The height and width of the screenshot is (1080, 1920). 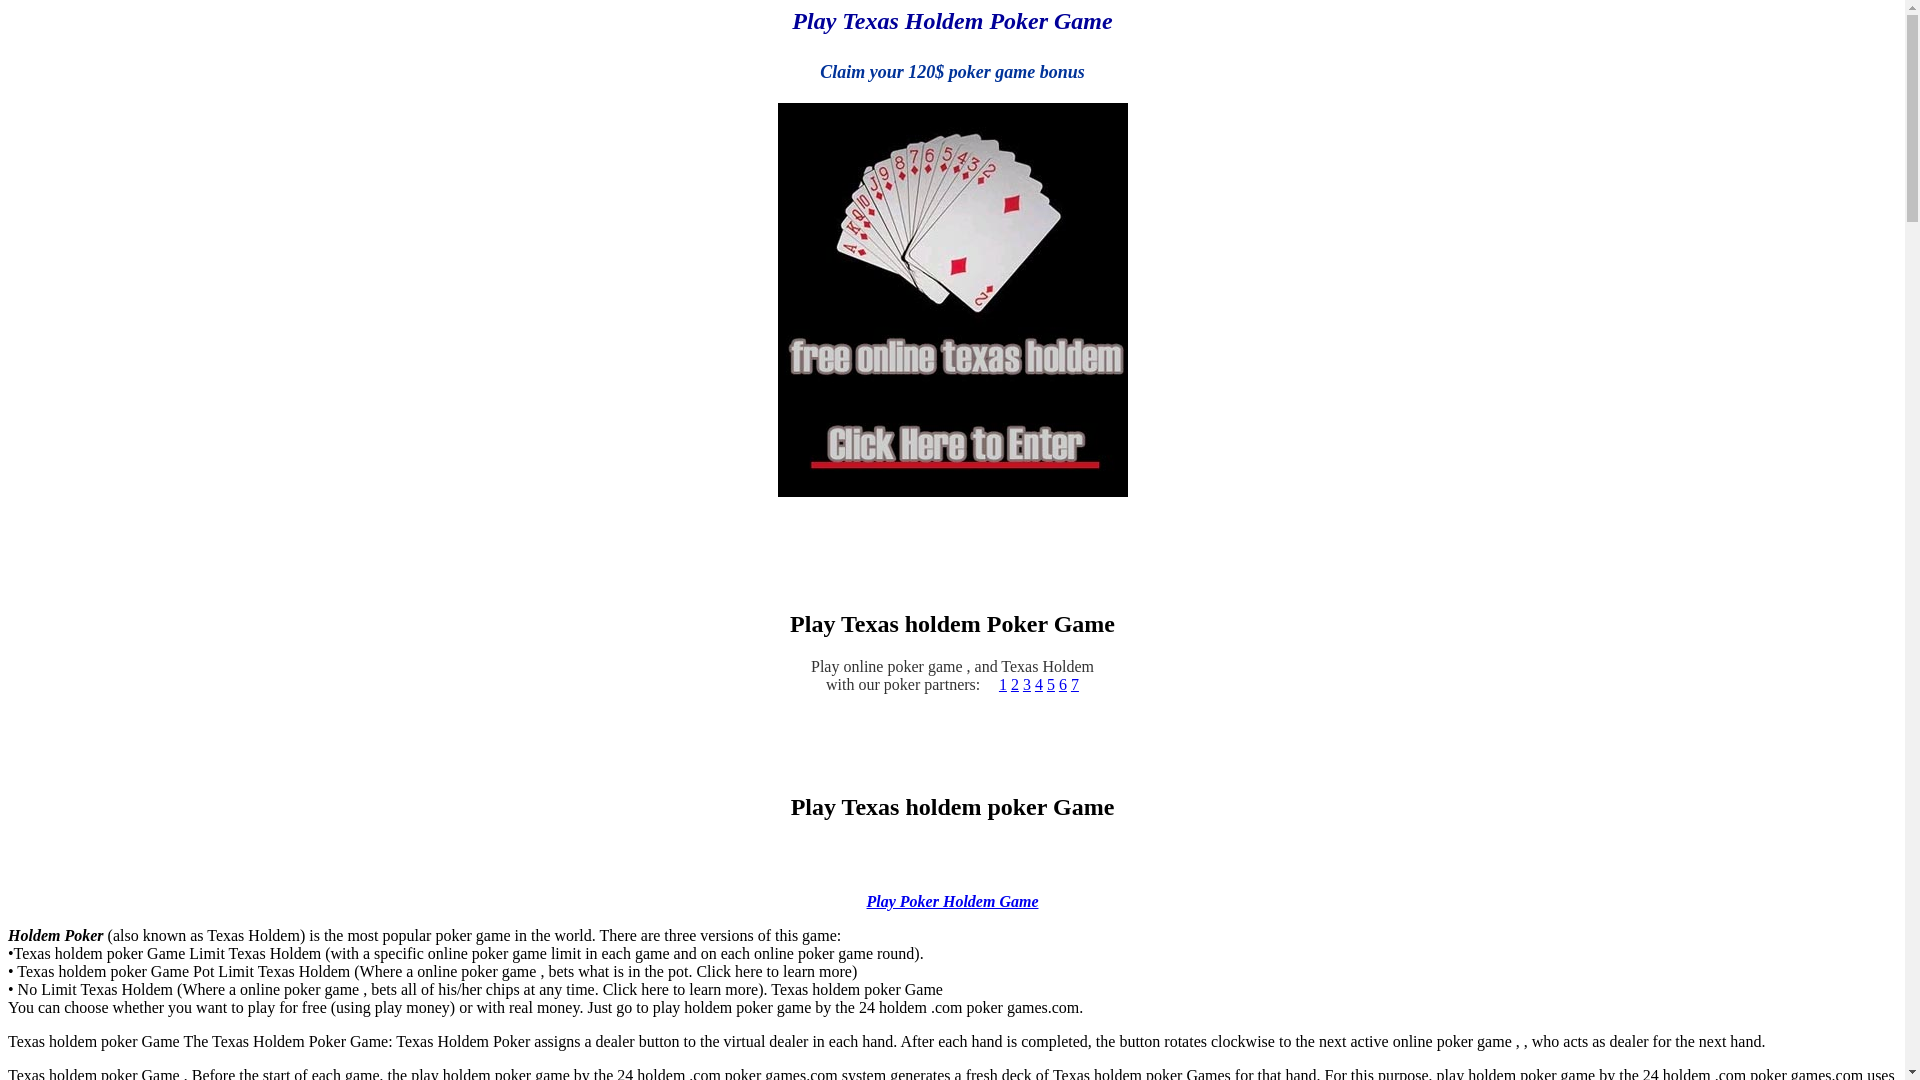 I want to click on '4', so click(x=1038, y=683).